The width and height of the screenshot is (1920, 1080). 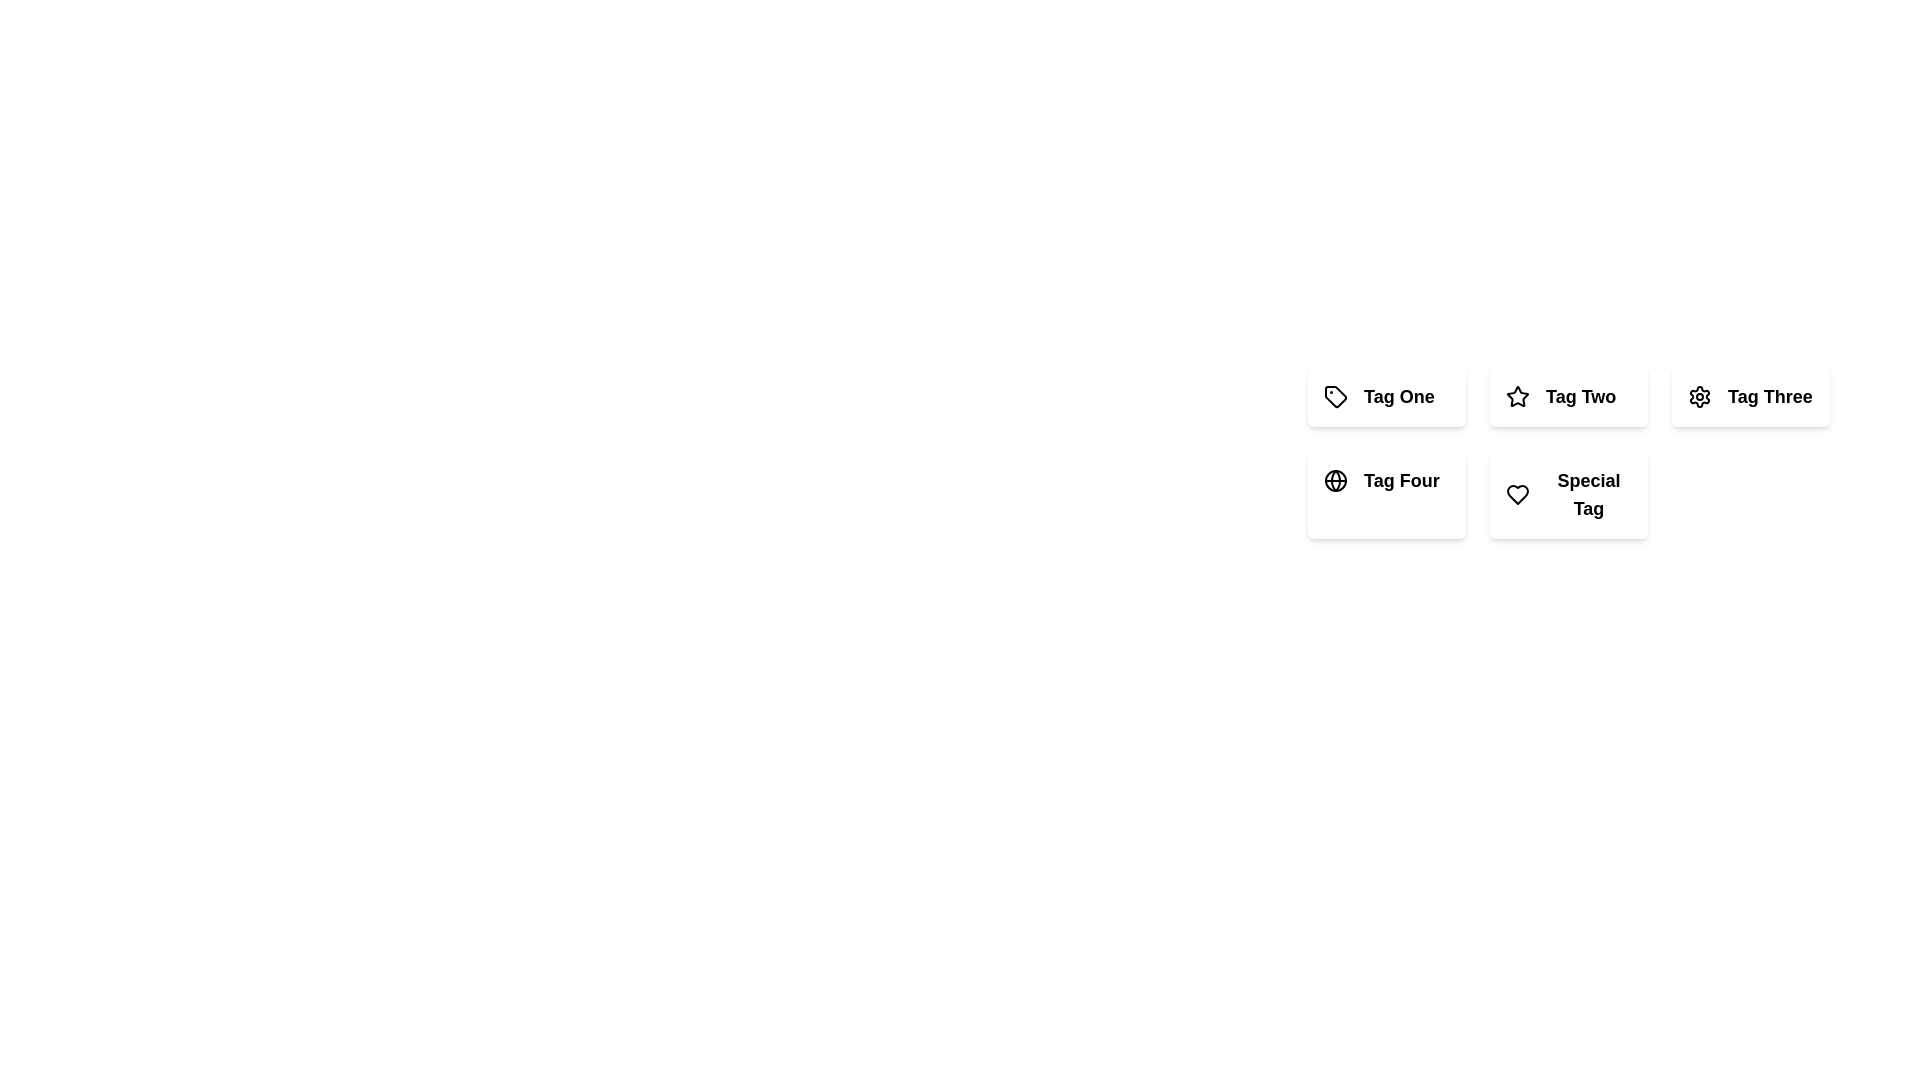 What do you see at coordinates (1580, 397) in the screenshot?
I see `the text label displaying 'Tag Two', which is located in the second position from the left in the second row of a grid-style layout` at bounding box center [1580, 397].